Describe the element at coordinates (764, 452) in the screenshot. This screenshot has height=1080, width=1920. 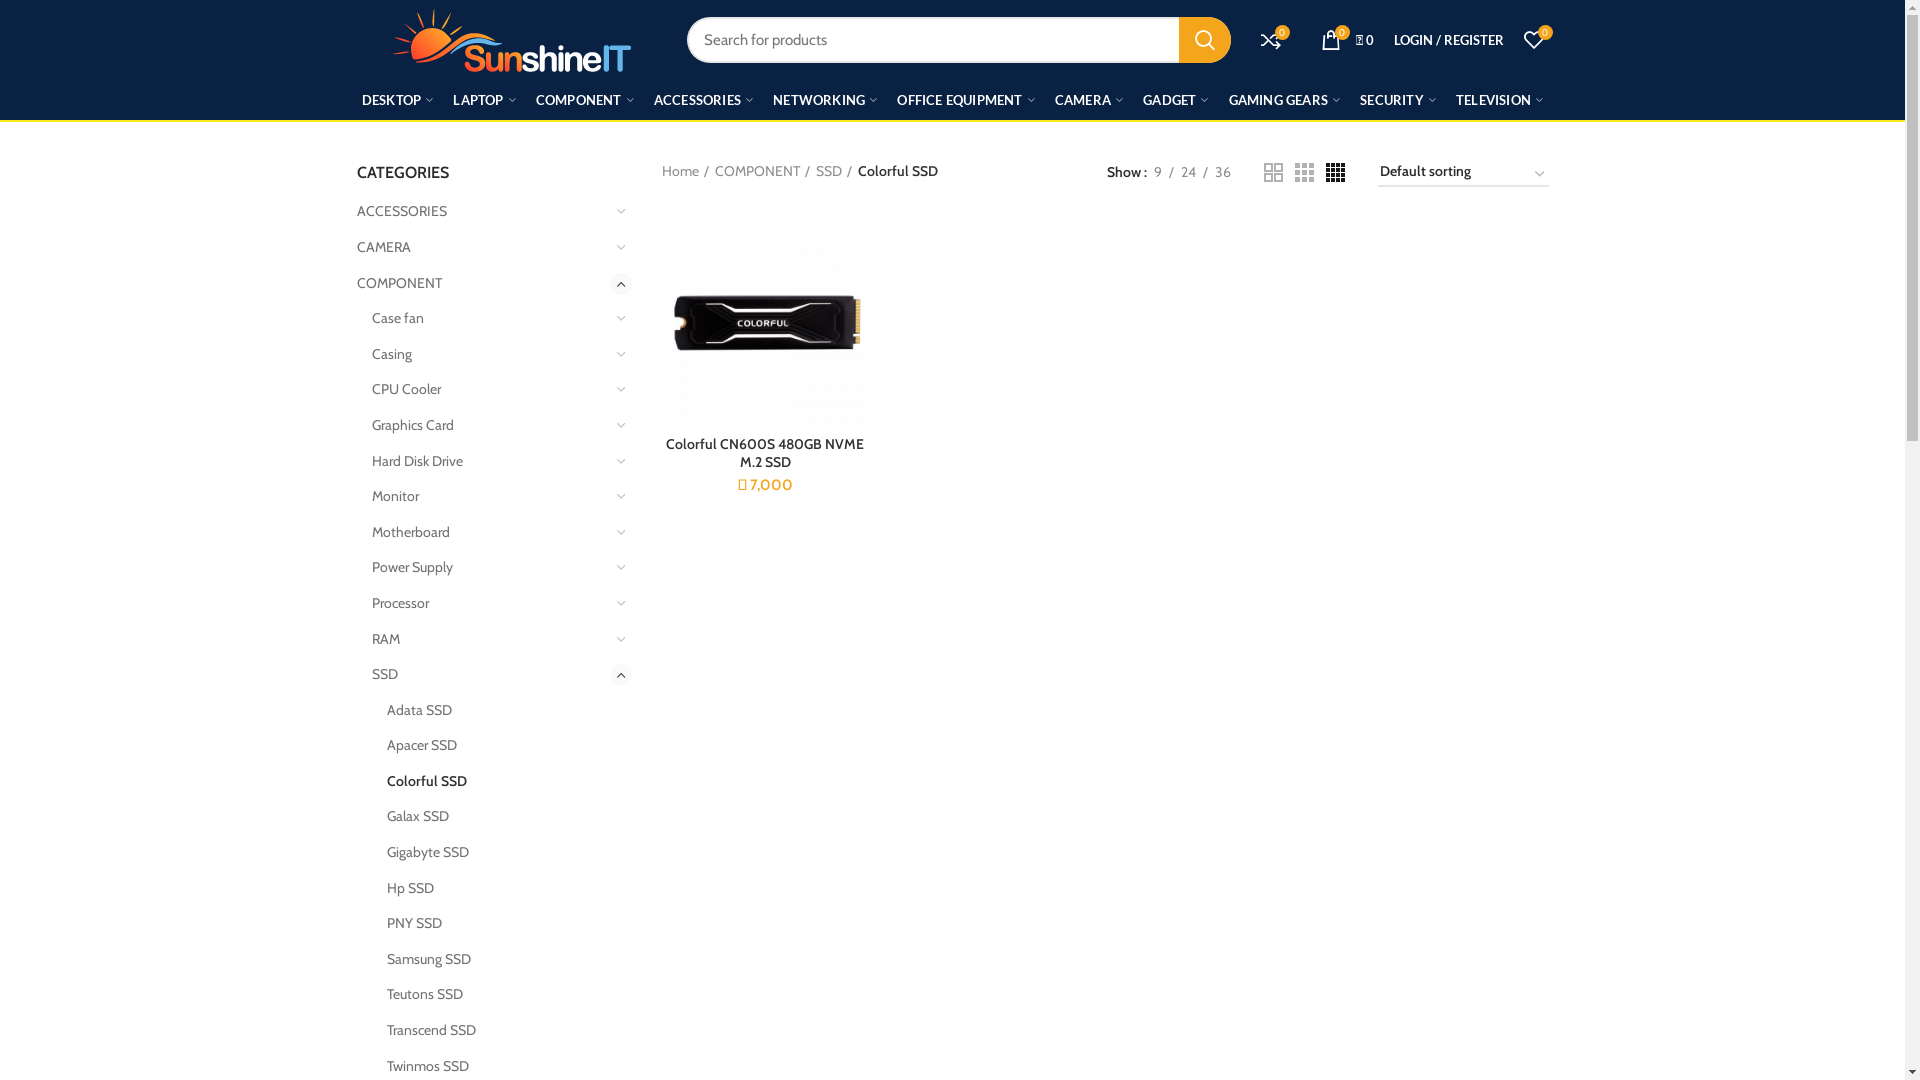
I see `'Colorful CN600S 480GB NVME M.2 SSD'` at that location.